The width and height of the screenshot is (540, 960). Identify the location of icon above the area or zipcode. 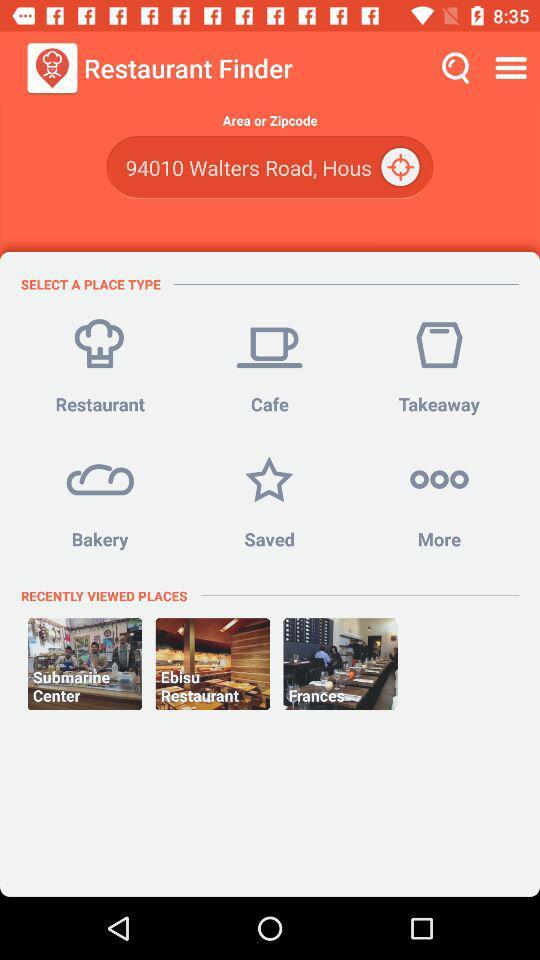
(513, 68).